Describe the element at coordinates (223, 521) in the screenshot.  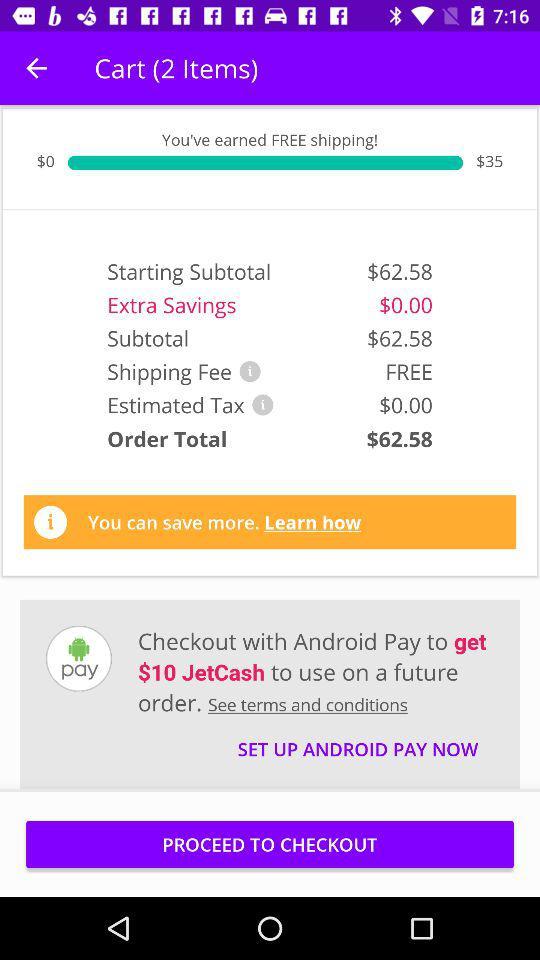
I see `the you can save item` at that location.